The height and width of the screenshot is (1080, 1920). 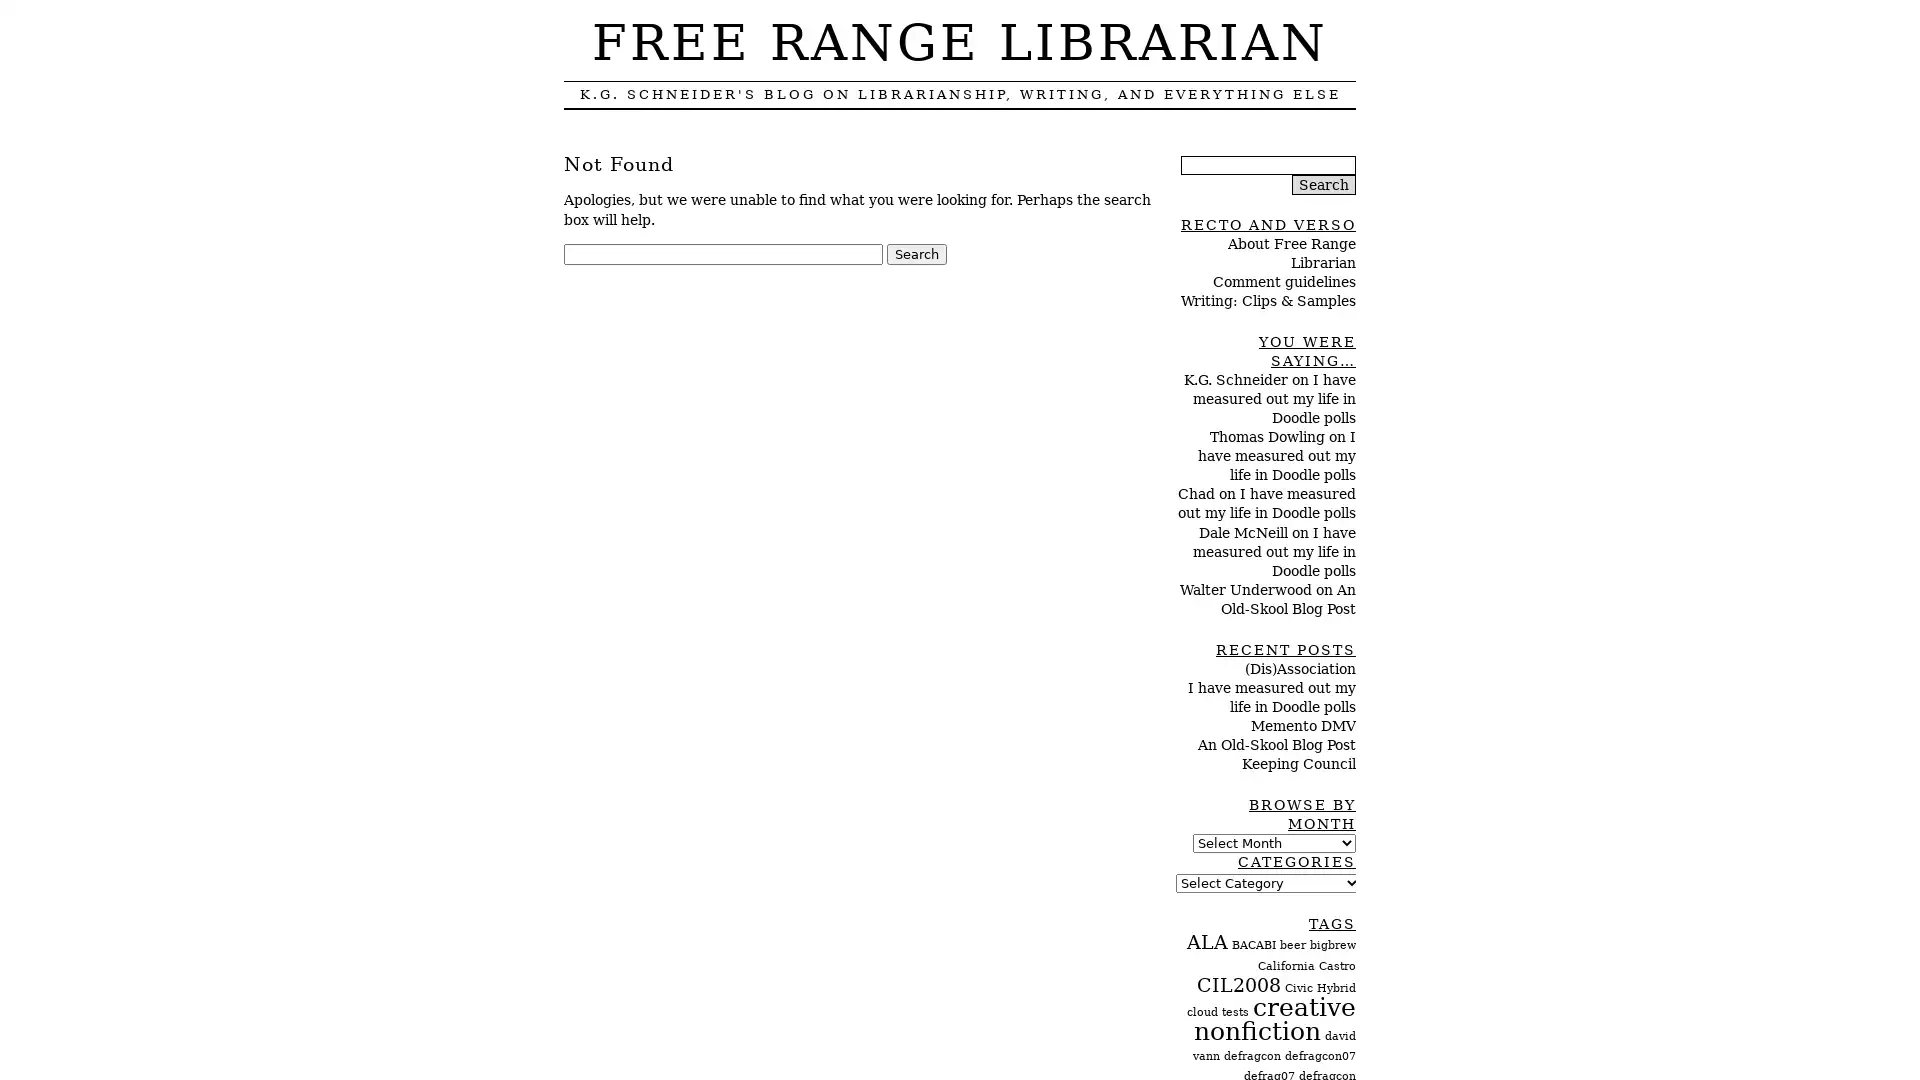 What do you see at coordinates (915, 253) in the screenshot?
I see `Search` at bounding box center [915, 253].